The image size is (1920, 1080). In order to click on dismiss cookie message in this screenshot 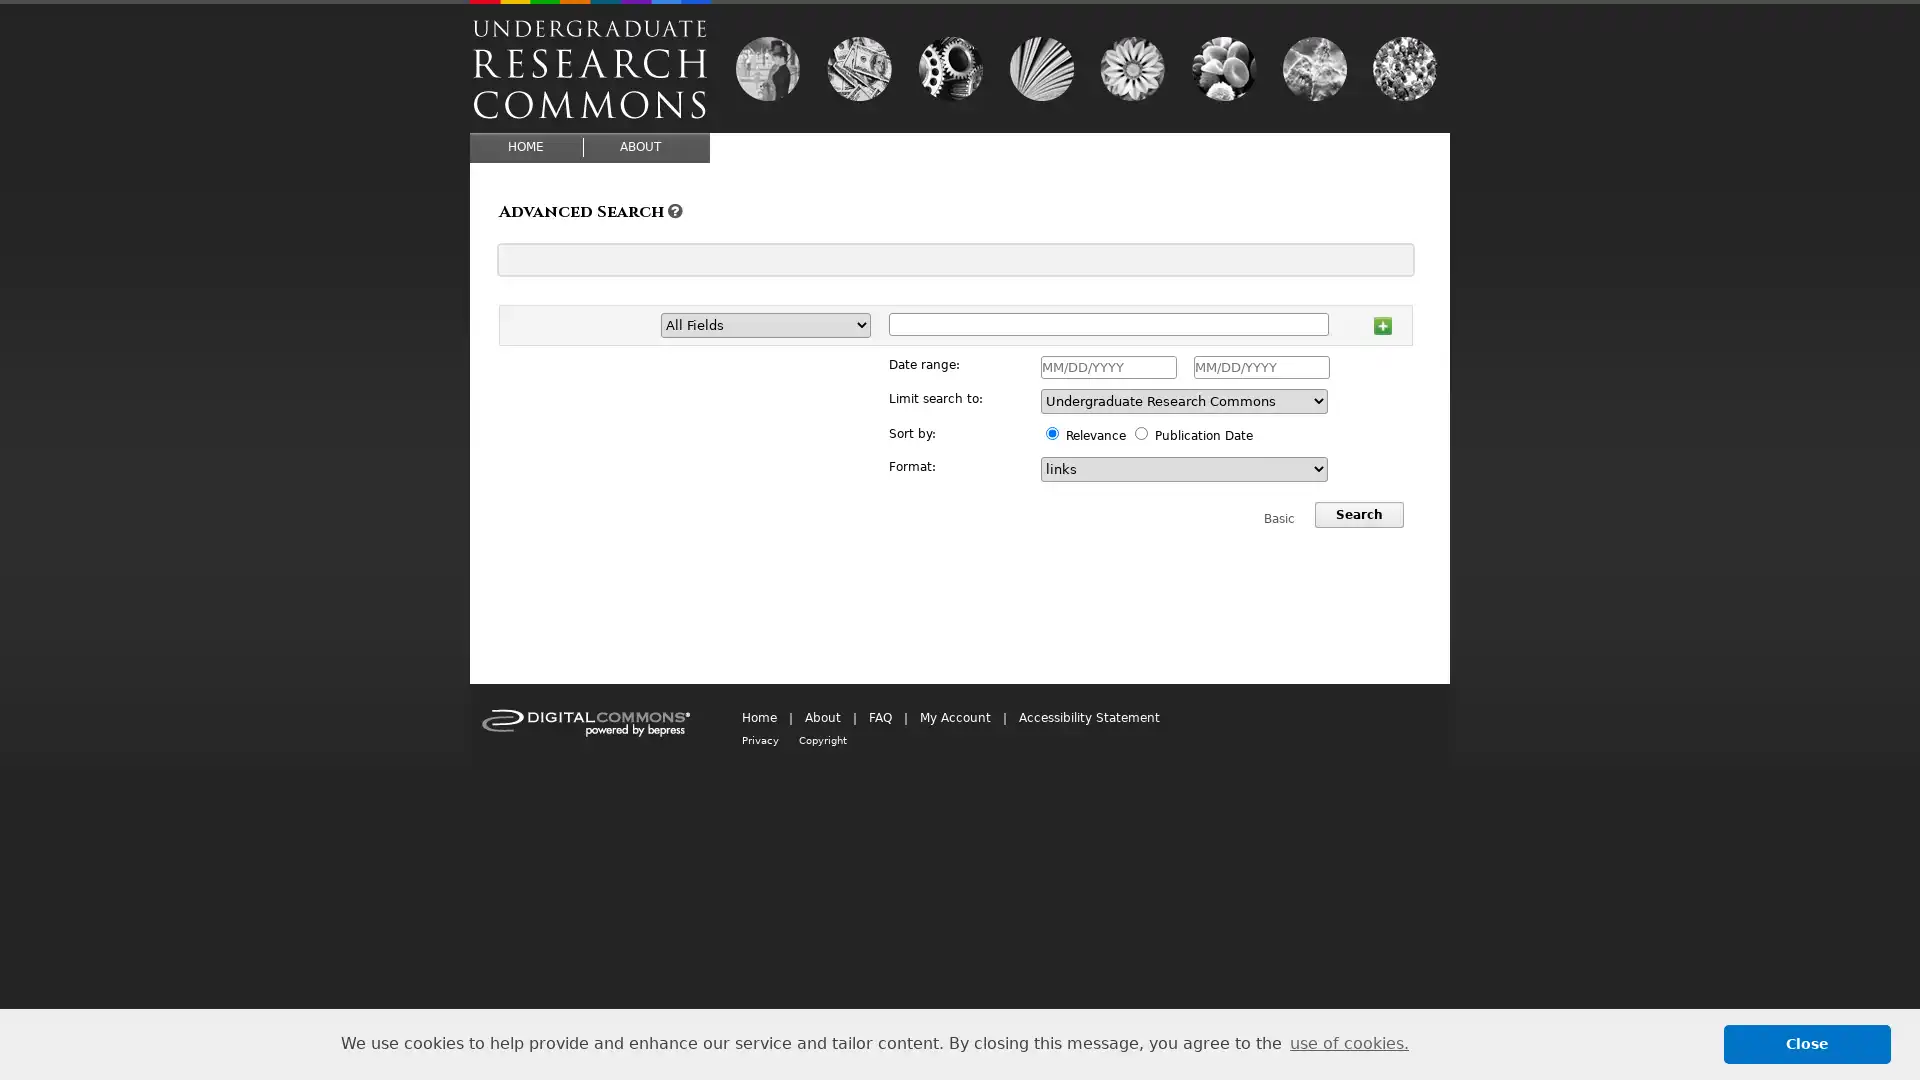, I will do `click(1807, 1043)`.